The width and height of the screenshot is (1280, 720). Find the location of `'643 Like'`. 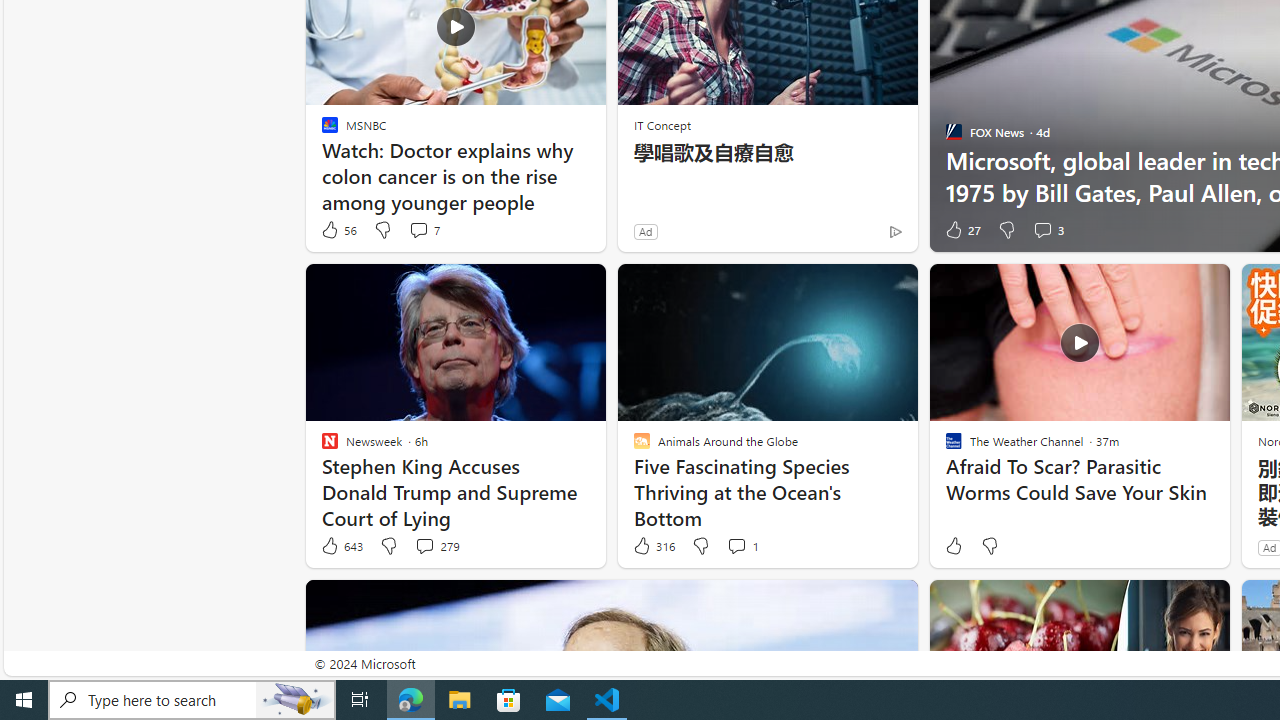

'643 Like' is located at coordinates (341, 546).